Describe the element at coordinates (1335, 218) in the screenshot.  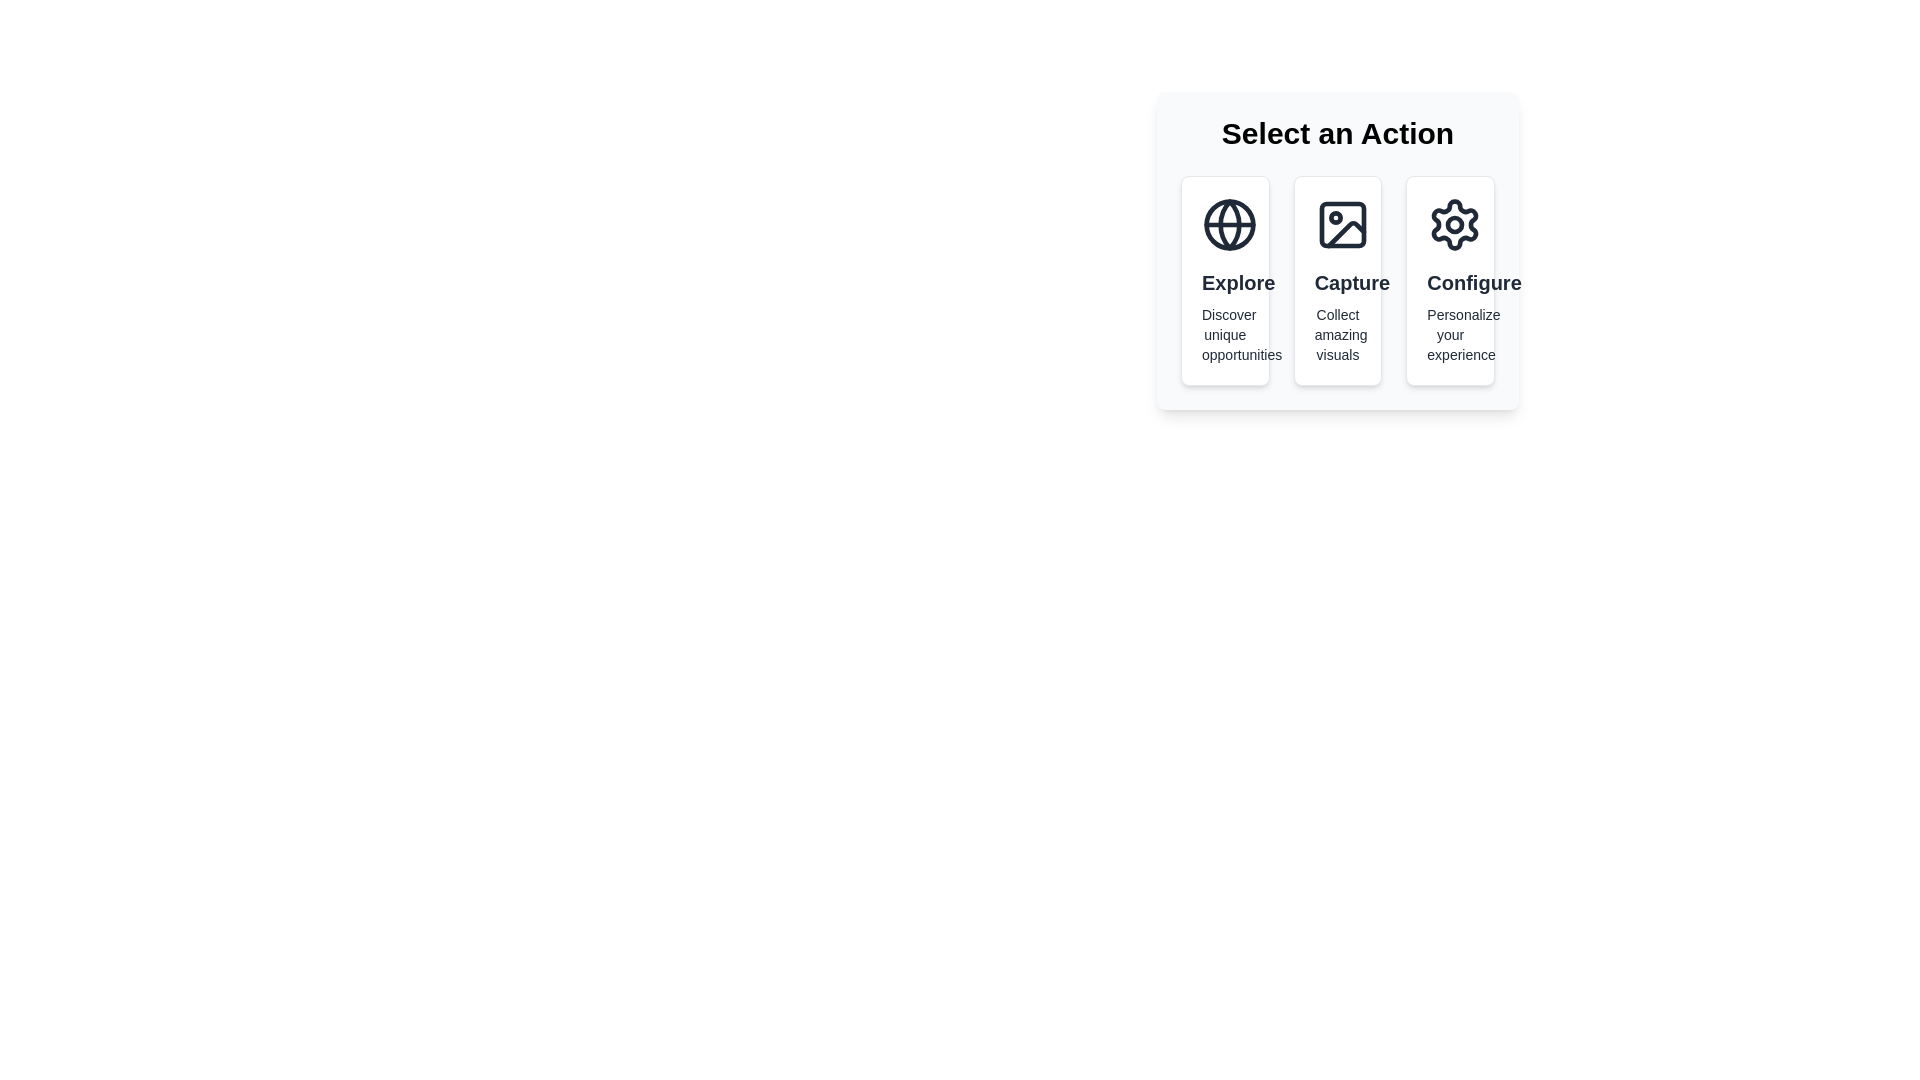
I see `the small circular shape within the 'Capture' action button in the card layout` at that location.